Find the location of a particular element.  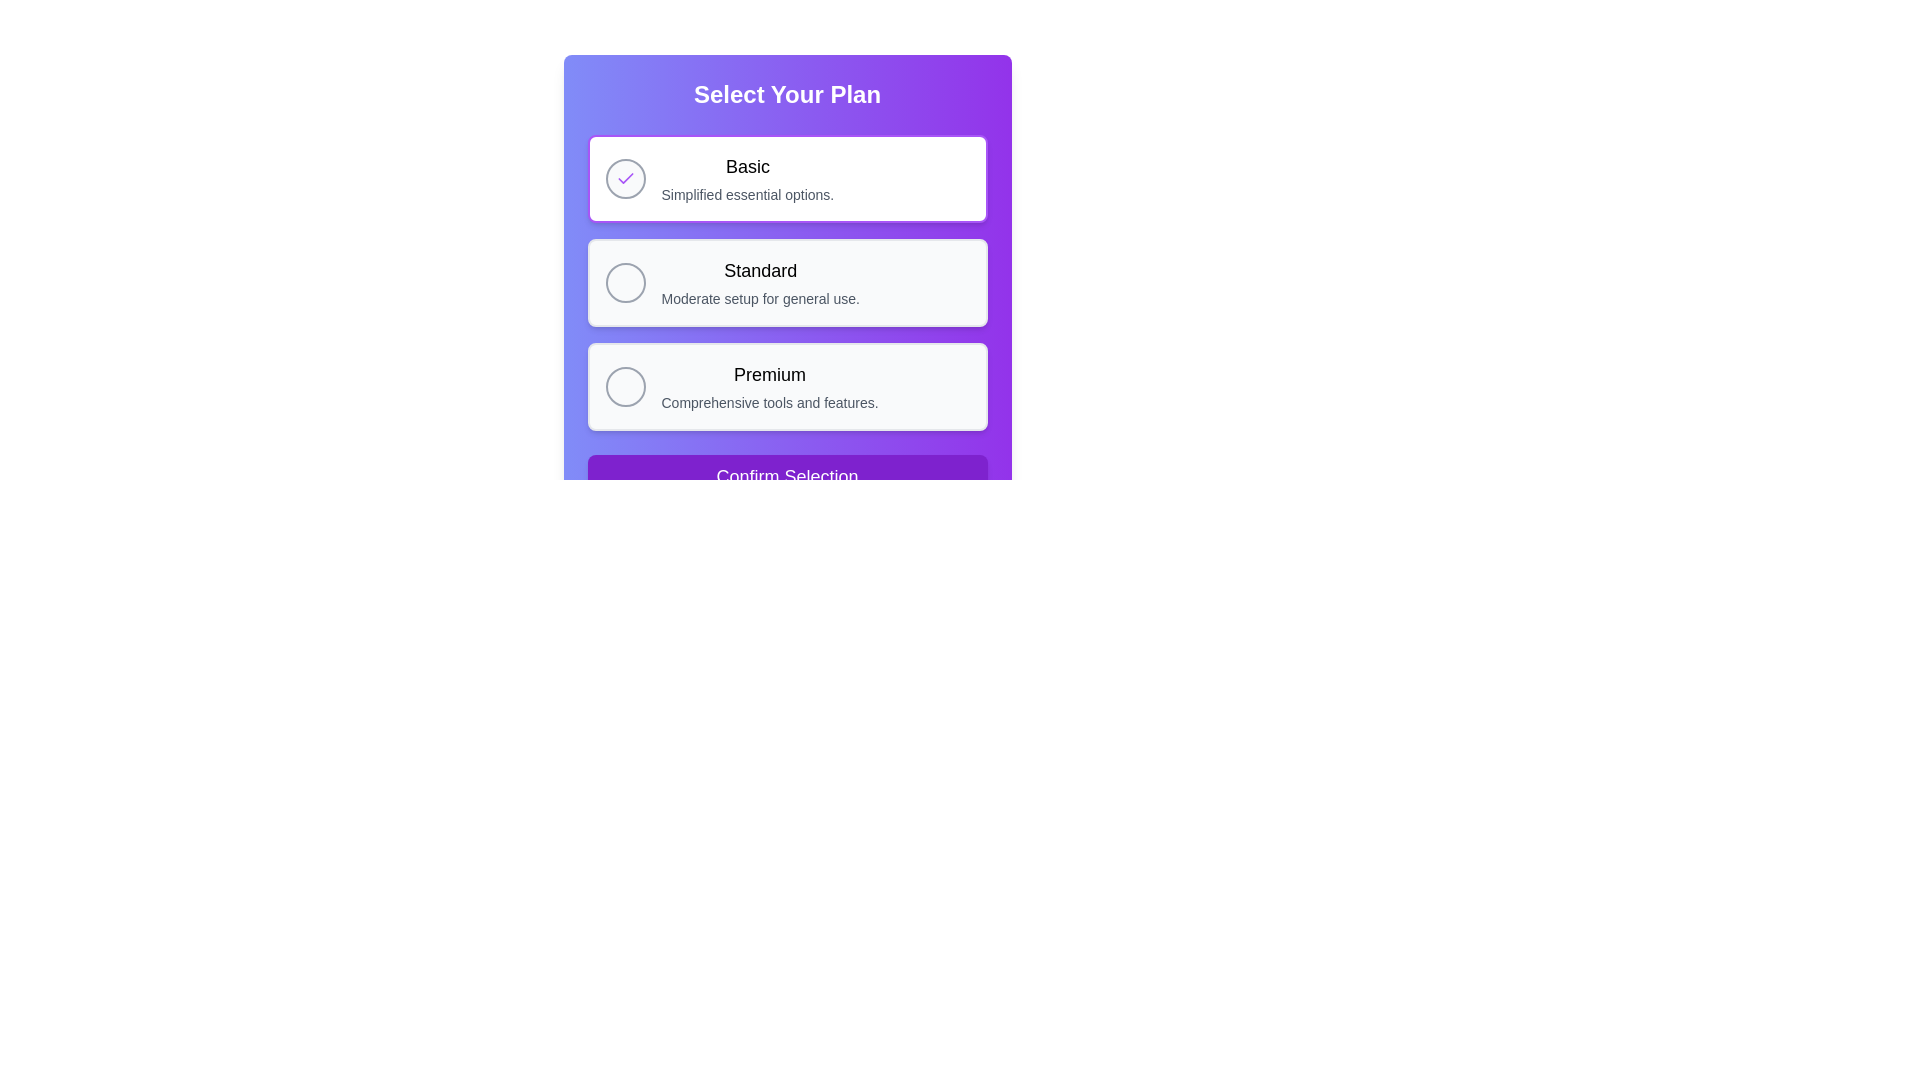

the checkmark icon that indicates the 'Basic' choice option in the plan selection menu to interact with it is located at coordinates (624, 177).